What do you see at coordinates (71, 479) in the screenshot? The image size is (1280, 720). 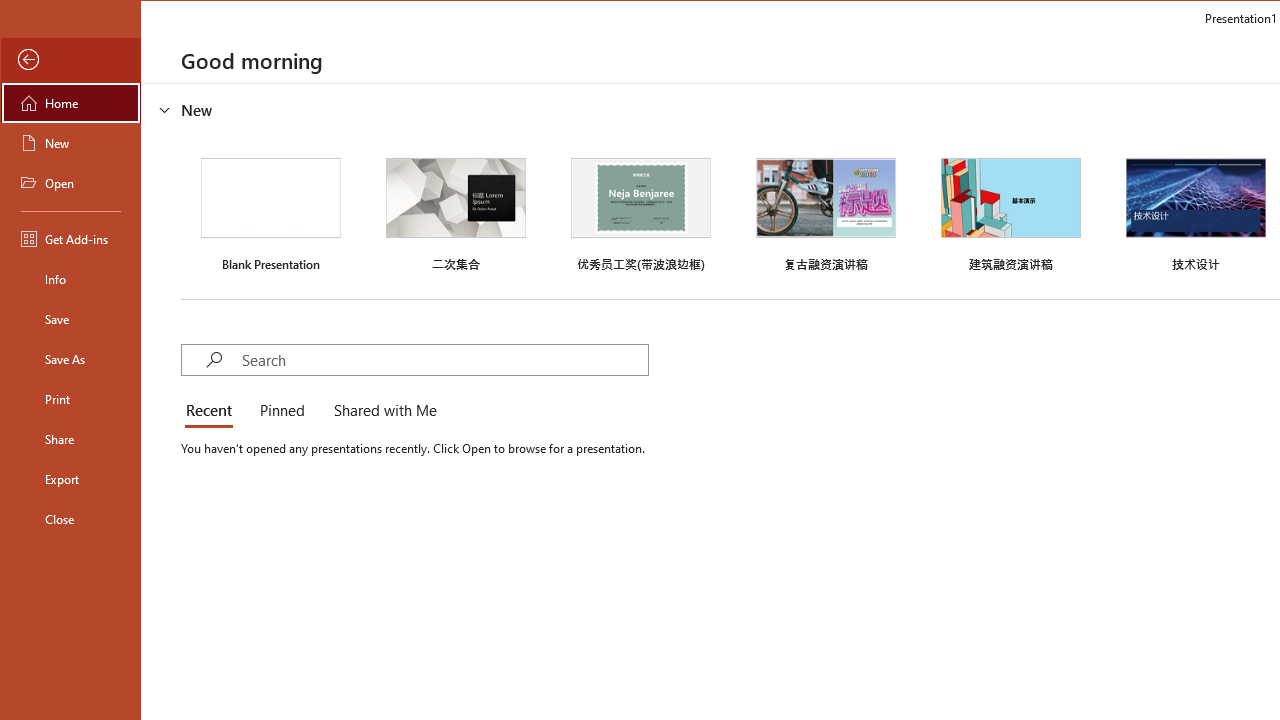 I see `'Export'` at bounding box center [71, 479].